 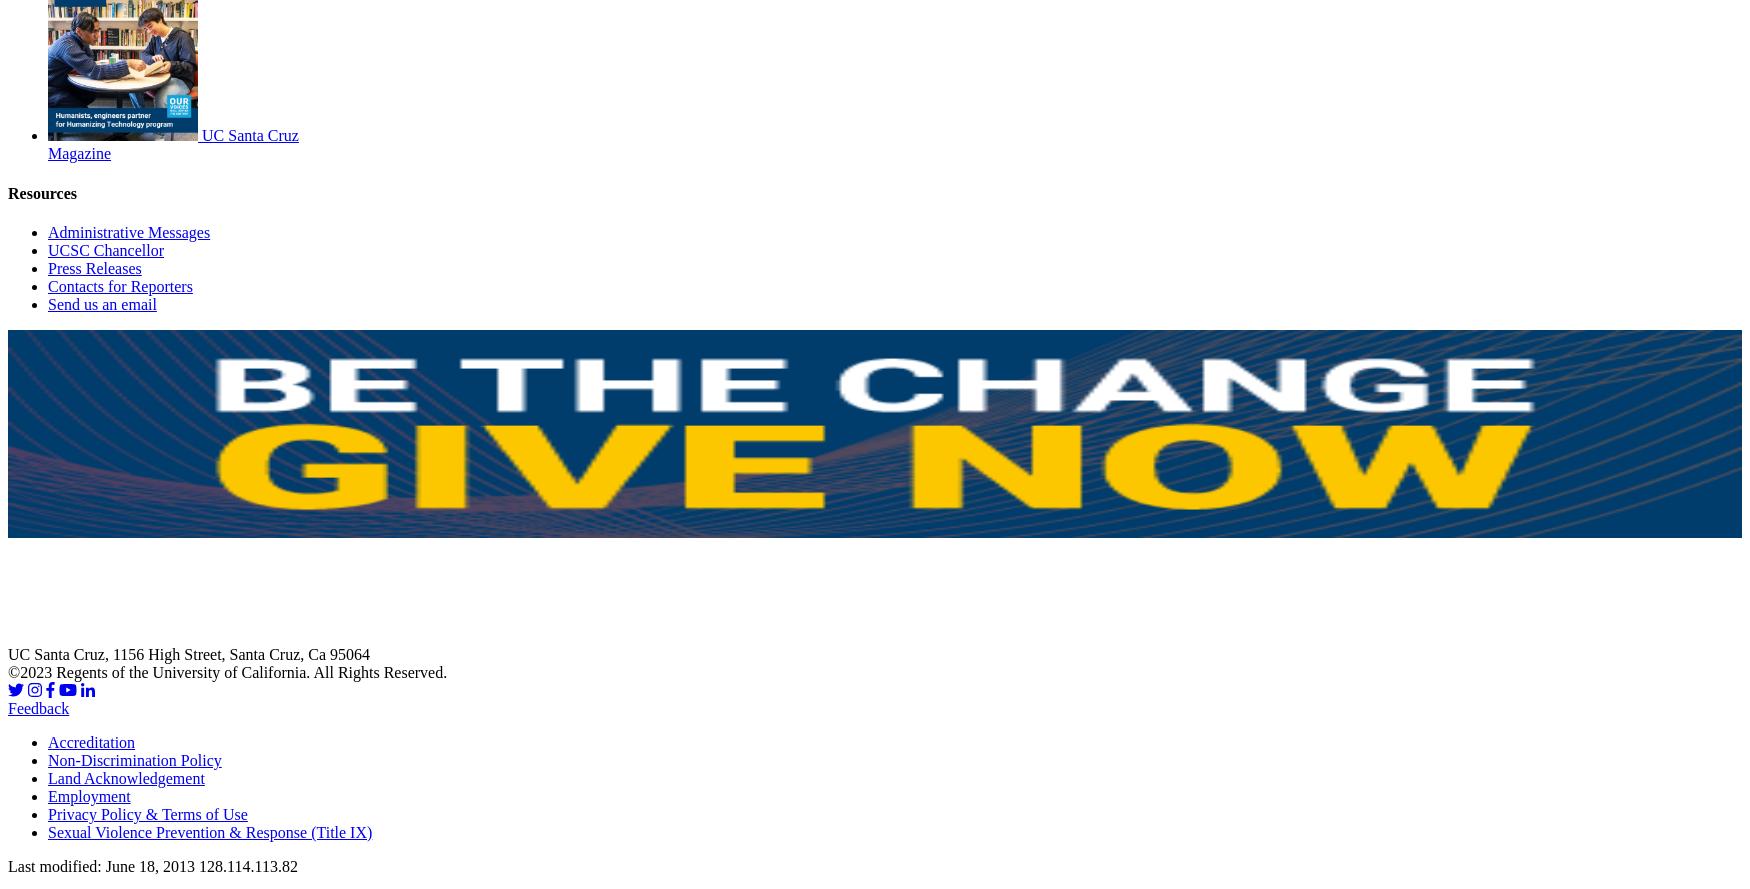 I want to click on 'Administrative Messages', so click(x=46, y=231).